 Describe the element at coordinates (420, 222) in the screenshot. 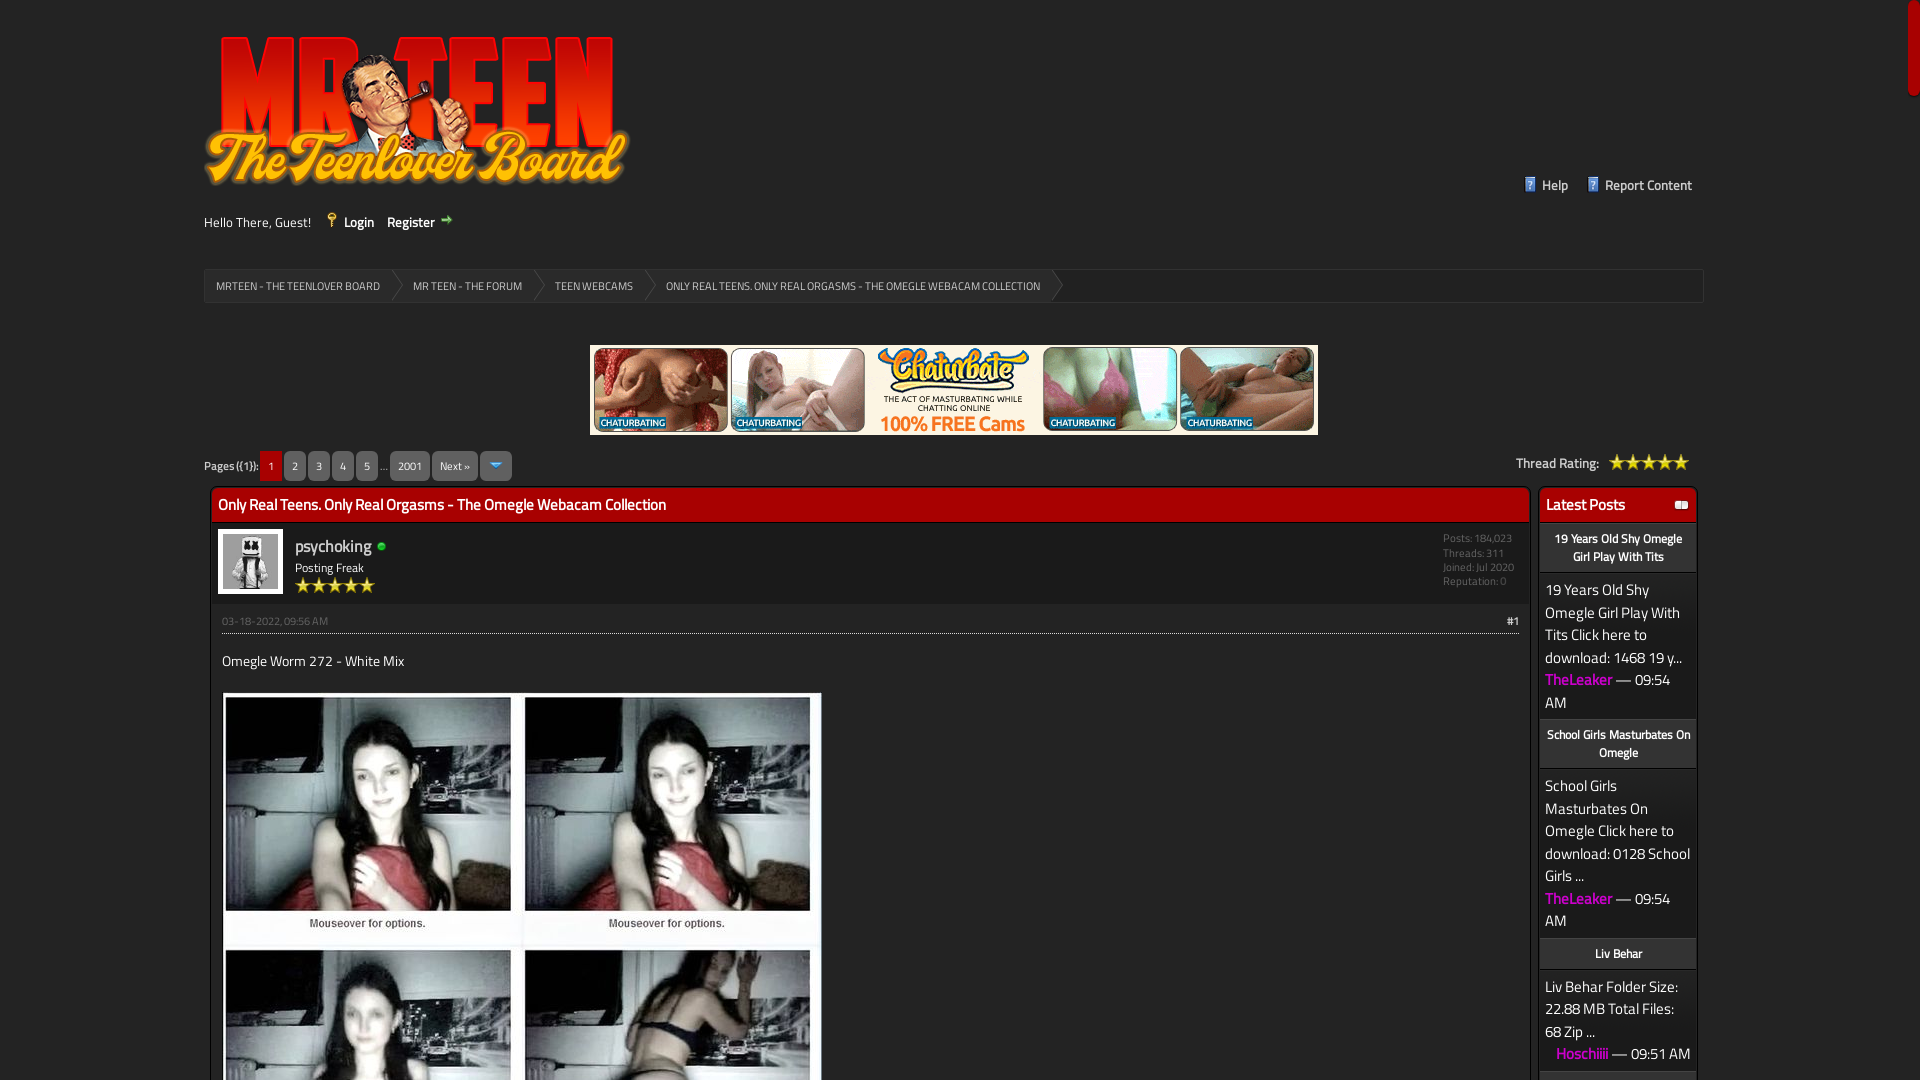

I see `'Register'` at that location.